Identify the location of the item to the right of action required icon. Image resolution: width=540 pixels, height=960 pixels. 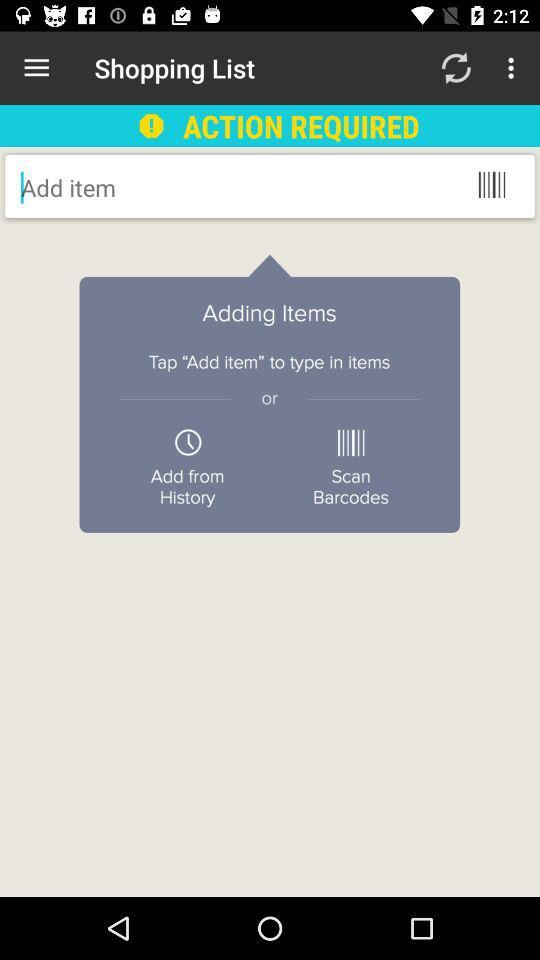
(455, 68).